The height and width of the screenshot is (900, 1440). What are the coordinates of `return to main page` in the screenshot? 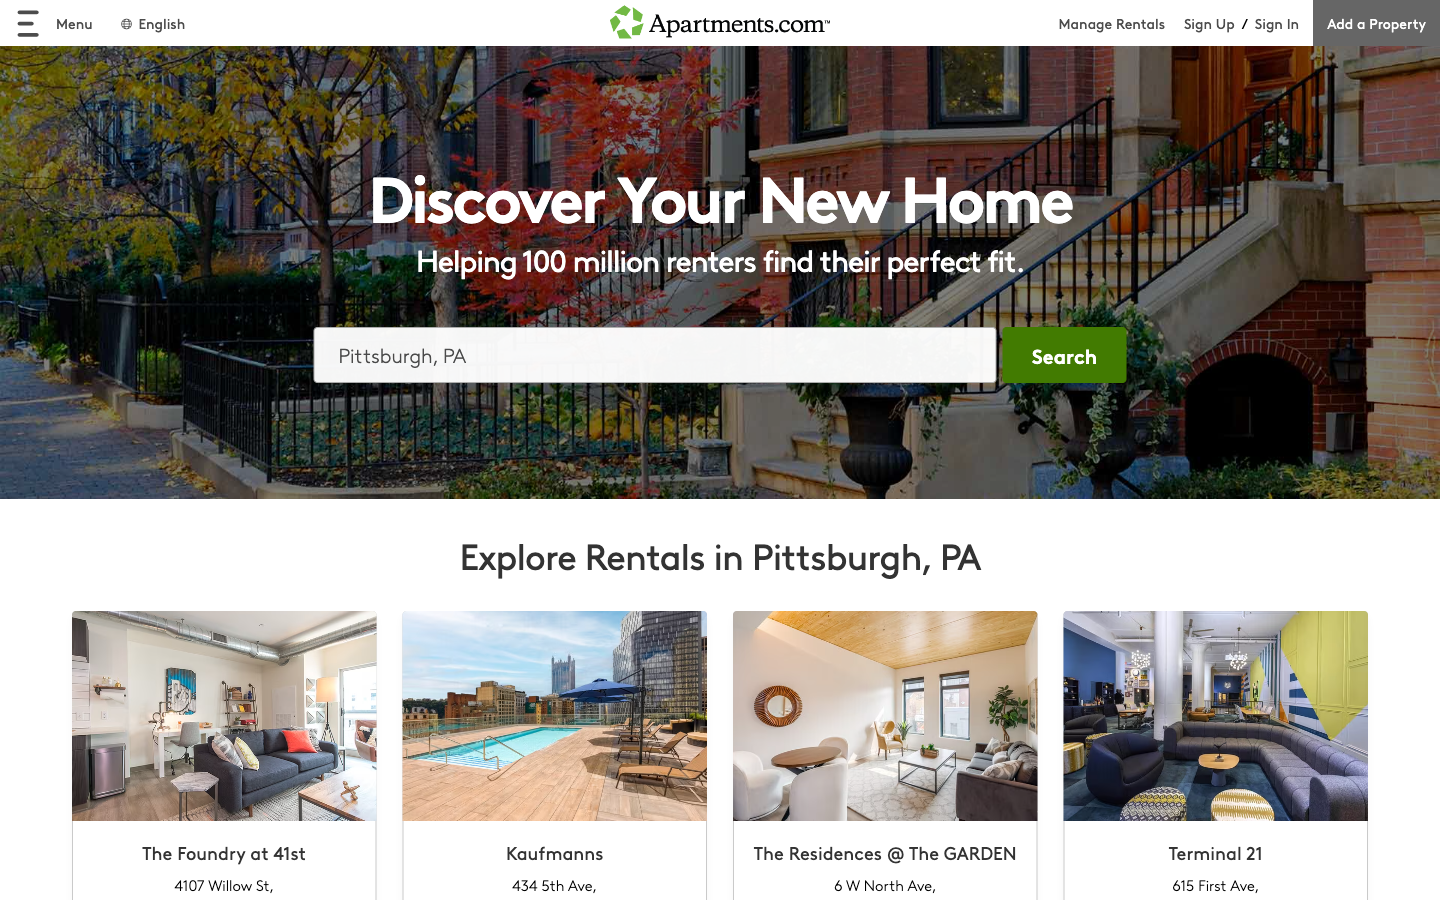 It's located at (720, 22).